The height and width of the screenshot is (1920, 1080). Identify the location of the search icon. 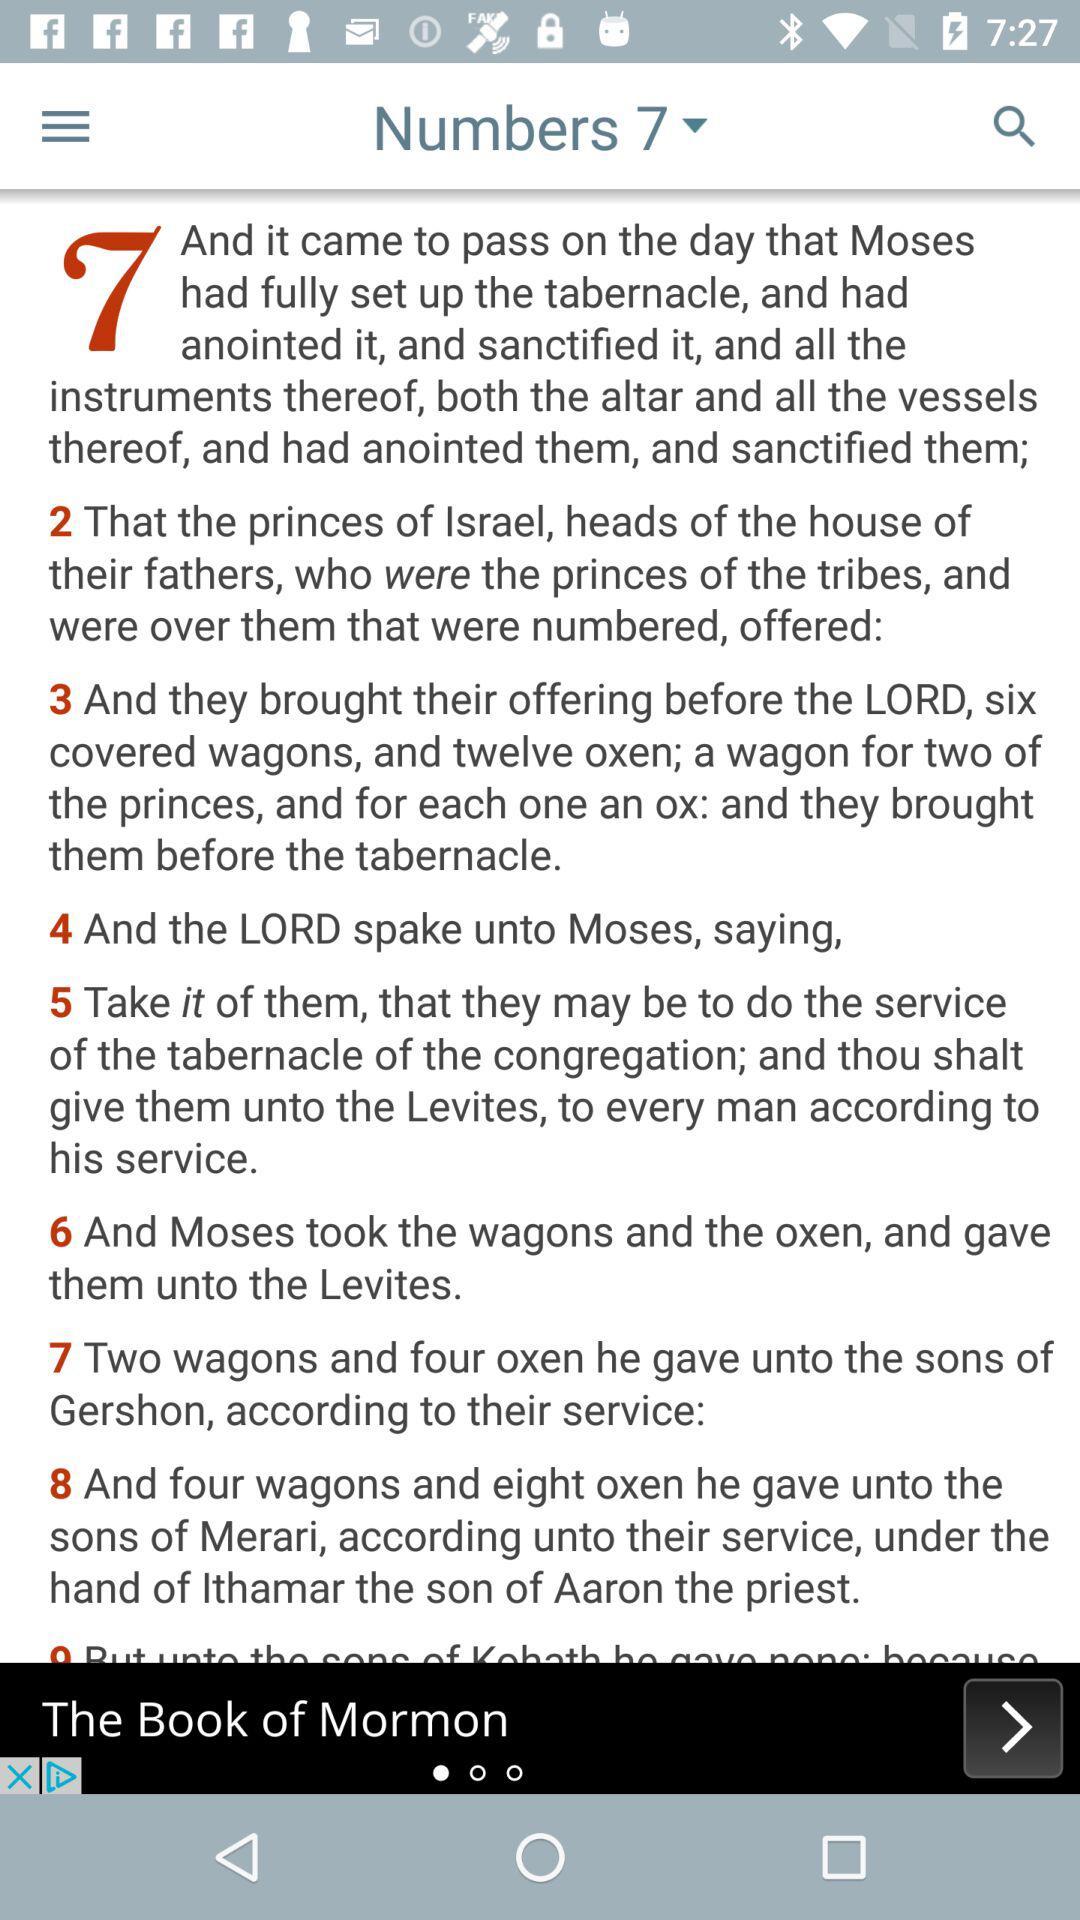
(1014, 124).